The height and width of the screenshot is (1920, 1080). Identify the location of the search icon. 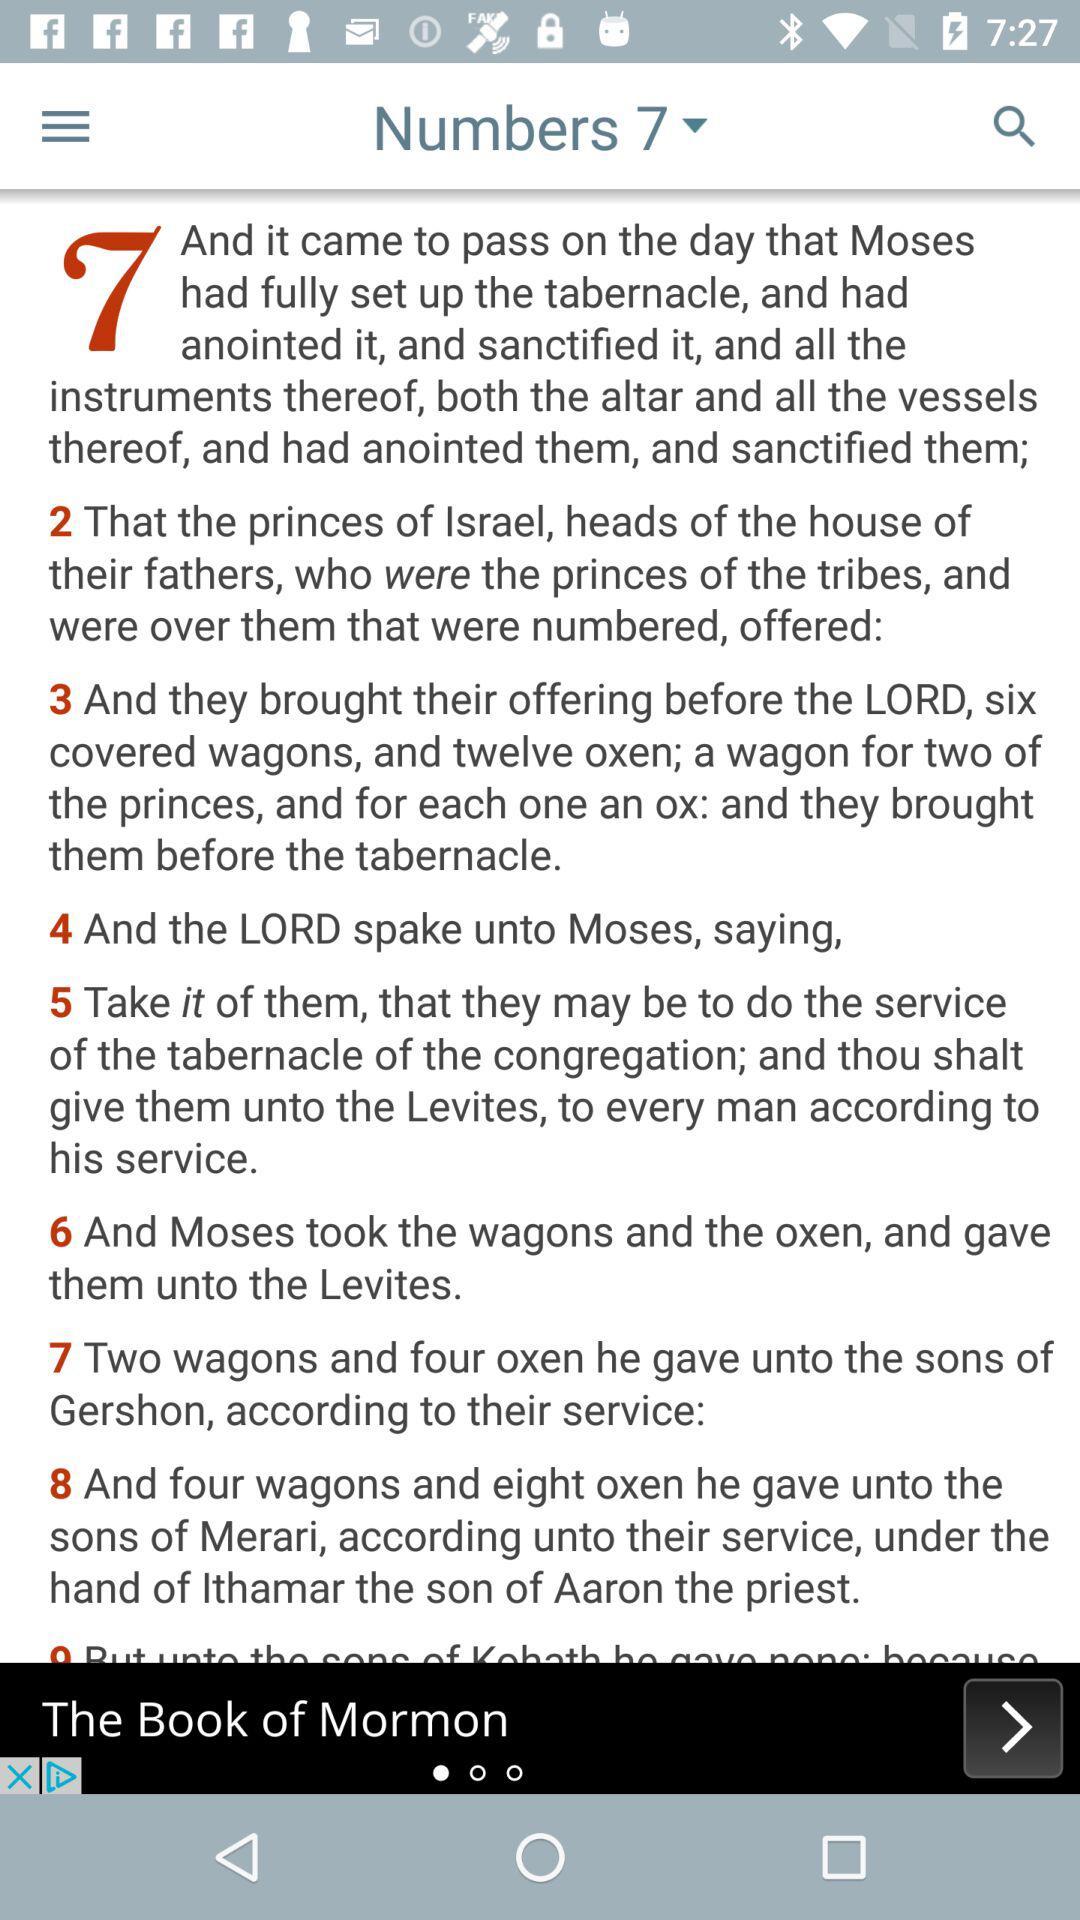
(1014, 124).